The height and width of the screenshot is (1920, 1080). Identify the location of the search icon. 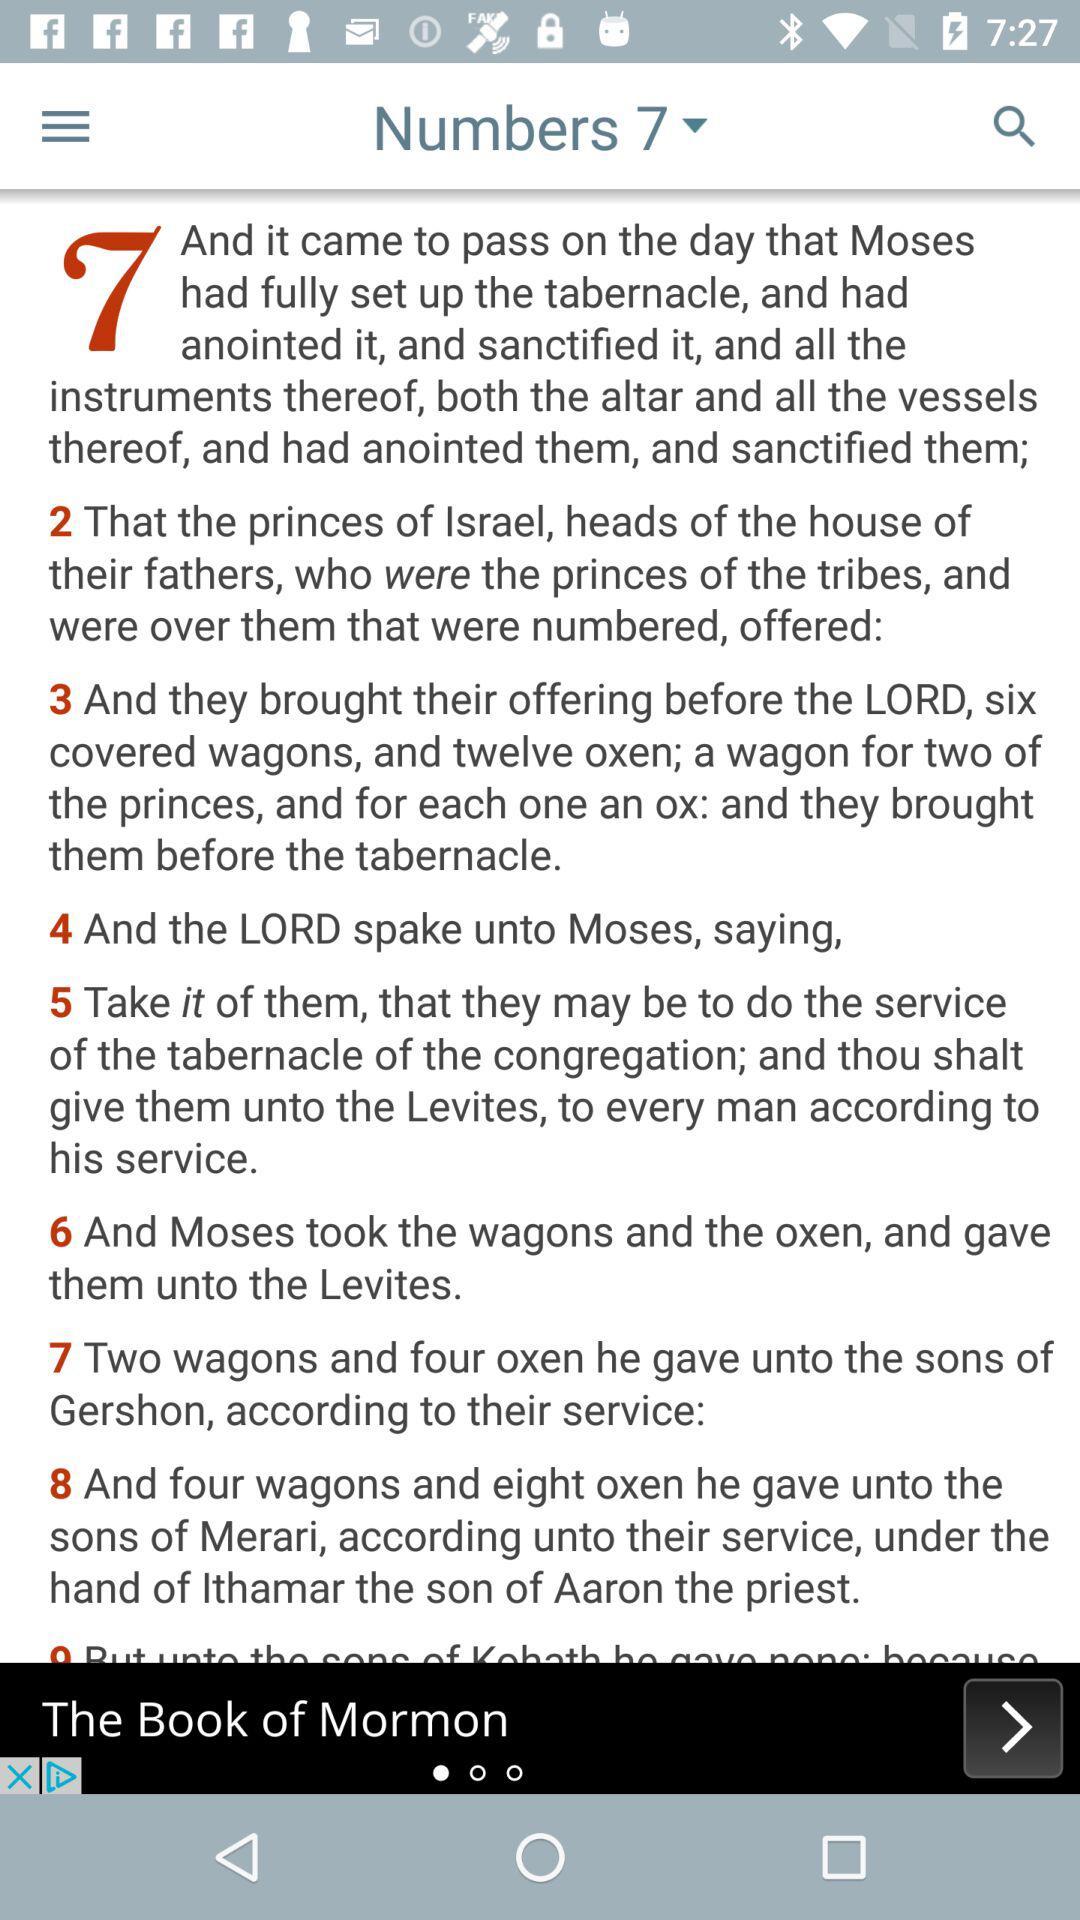
(1014, 124).